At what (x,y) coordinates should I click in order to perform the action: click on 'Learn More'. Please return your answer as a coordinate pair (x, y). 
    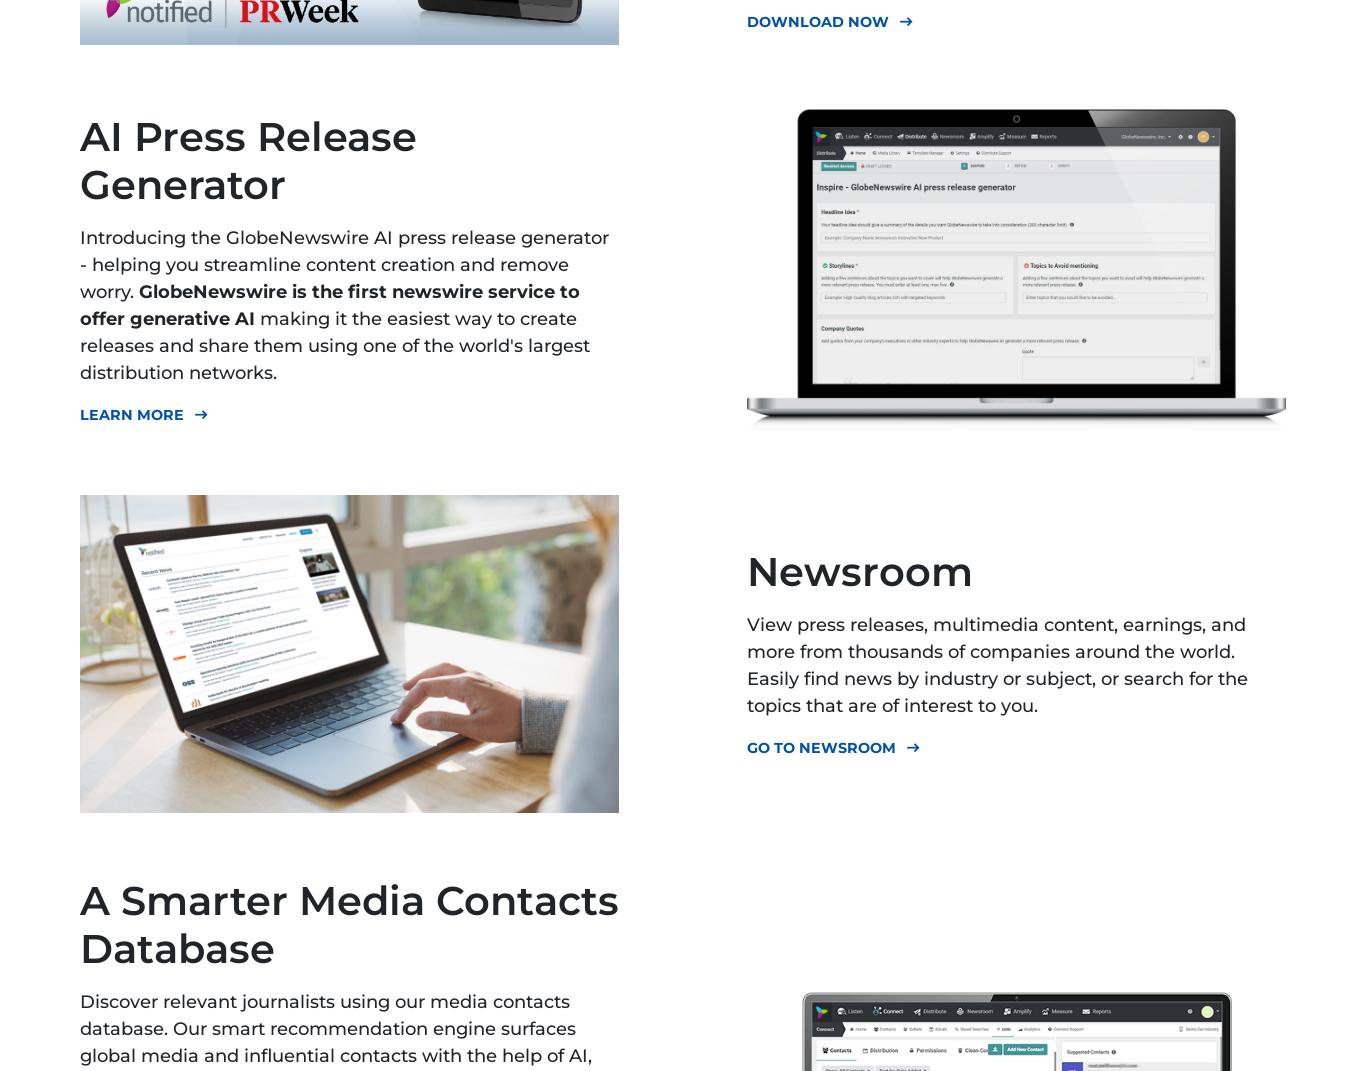
    Looking at the image, I should click on (130, 415).